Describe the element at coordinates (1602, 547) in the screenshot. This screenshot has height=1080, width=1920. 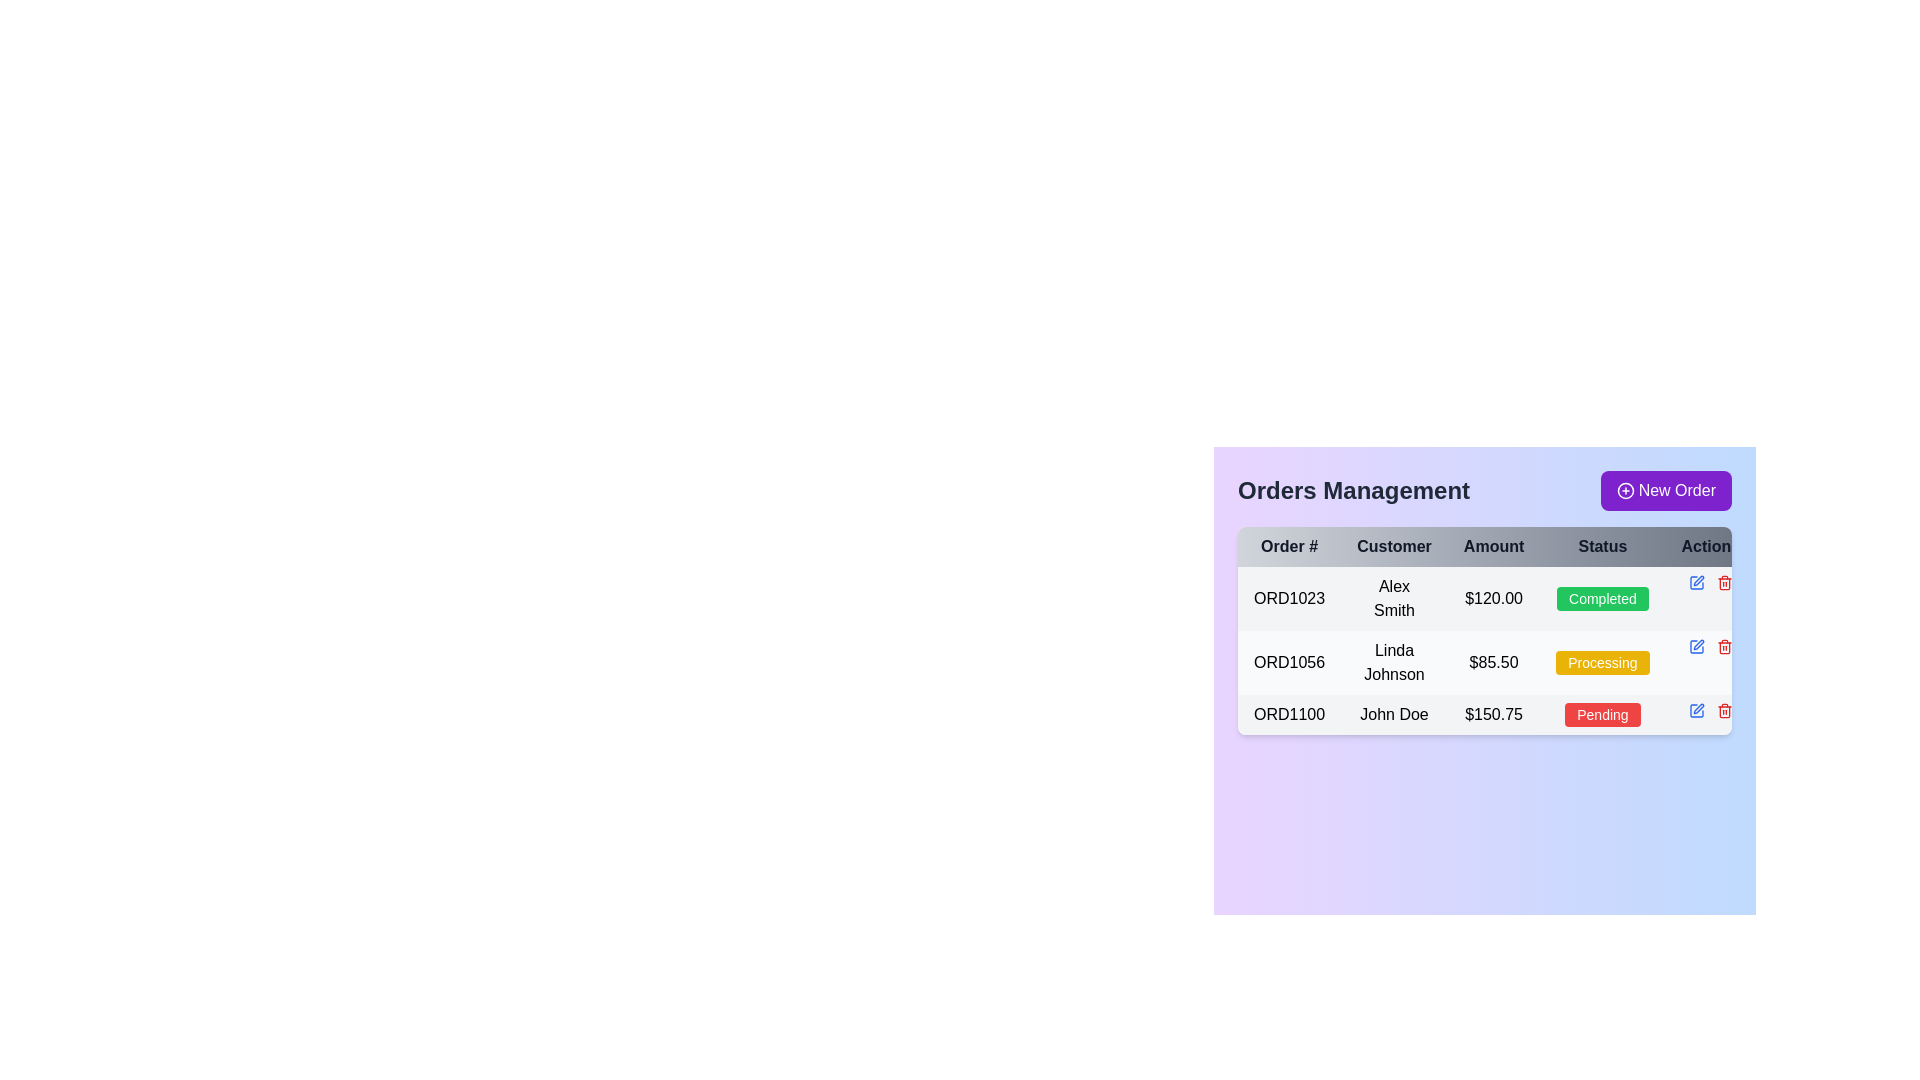
I see `the 'Status' text label in the header of the table, which displays the word 'Status' and is styled with a medium font size and dark text color` at that location.